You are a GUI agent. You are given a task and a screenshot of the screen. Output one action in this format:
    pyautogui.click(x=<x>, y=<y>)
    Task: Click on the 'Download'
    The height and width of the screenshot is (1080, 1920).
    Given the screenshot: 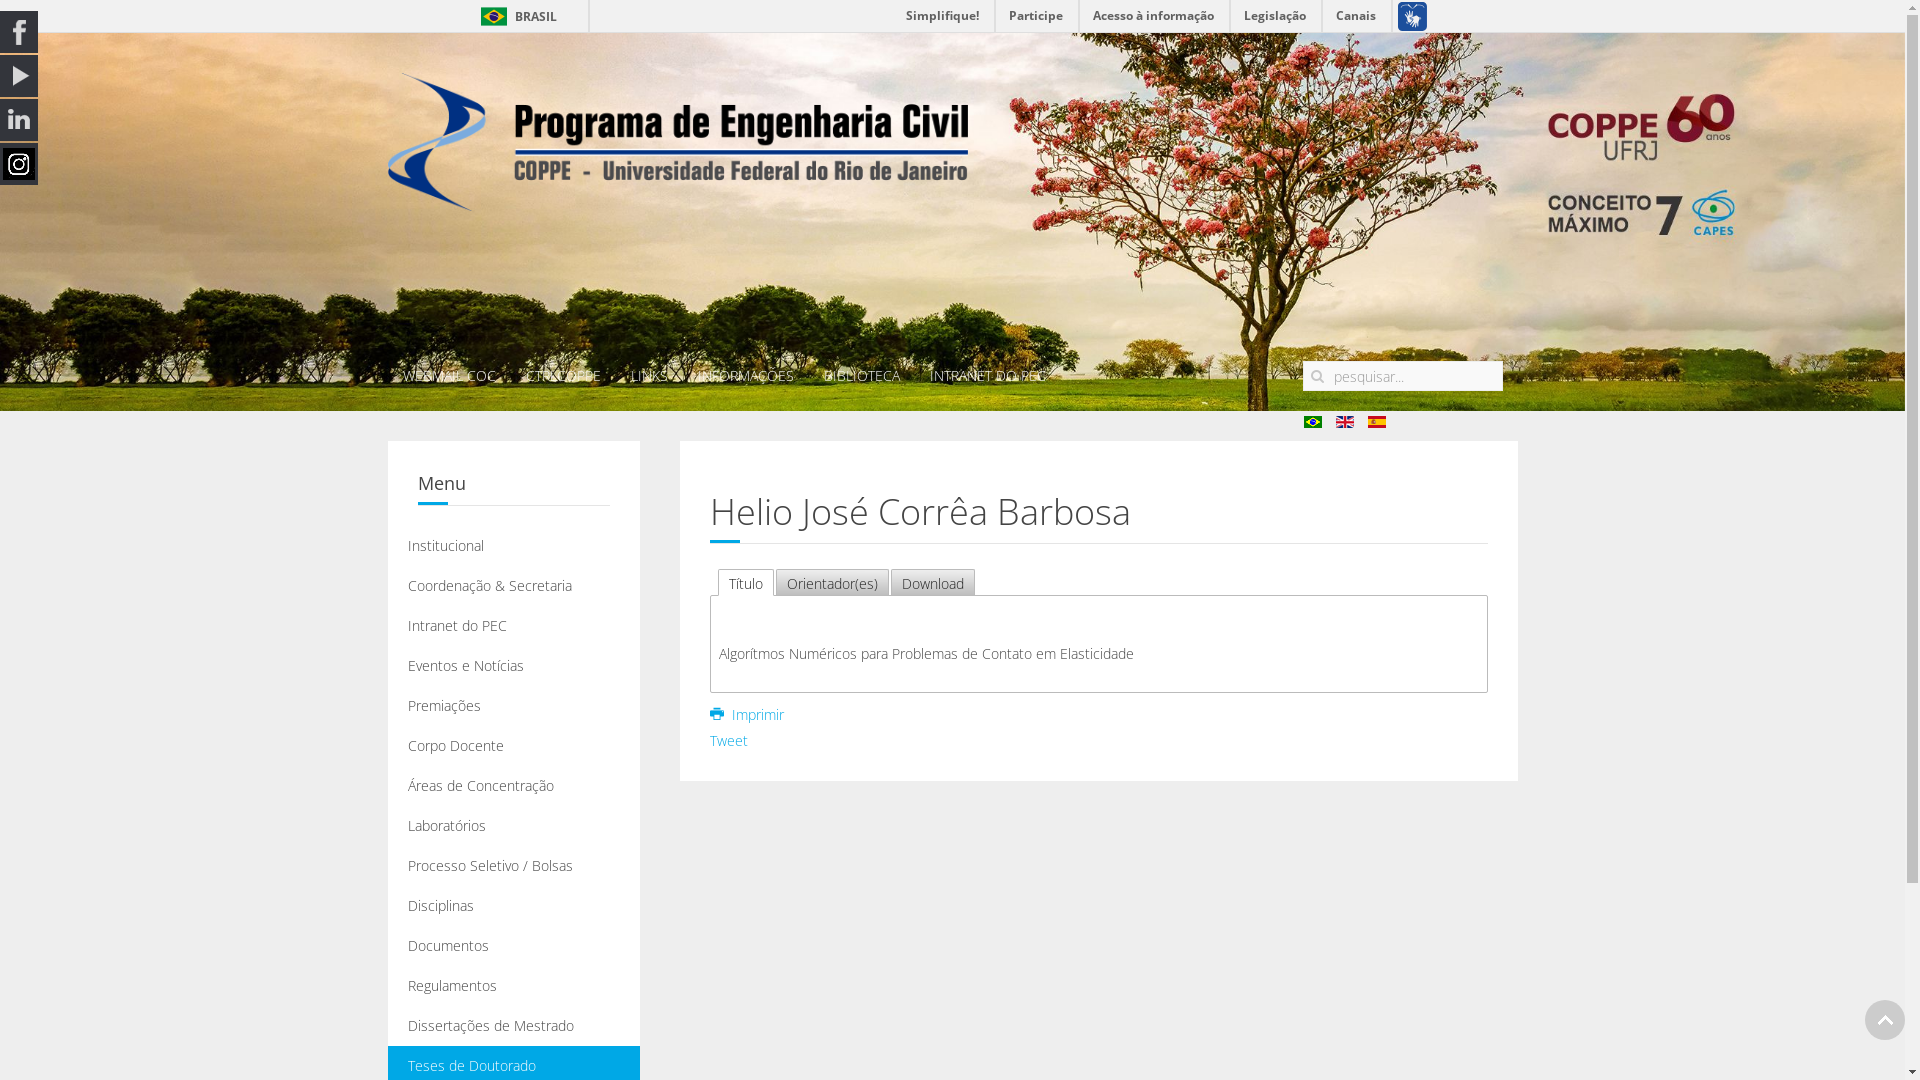 What is the action you would take?
    pyautogui.click(x=890, y=582)
    